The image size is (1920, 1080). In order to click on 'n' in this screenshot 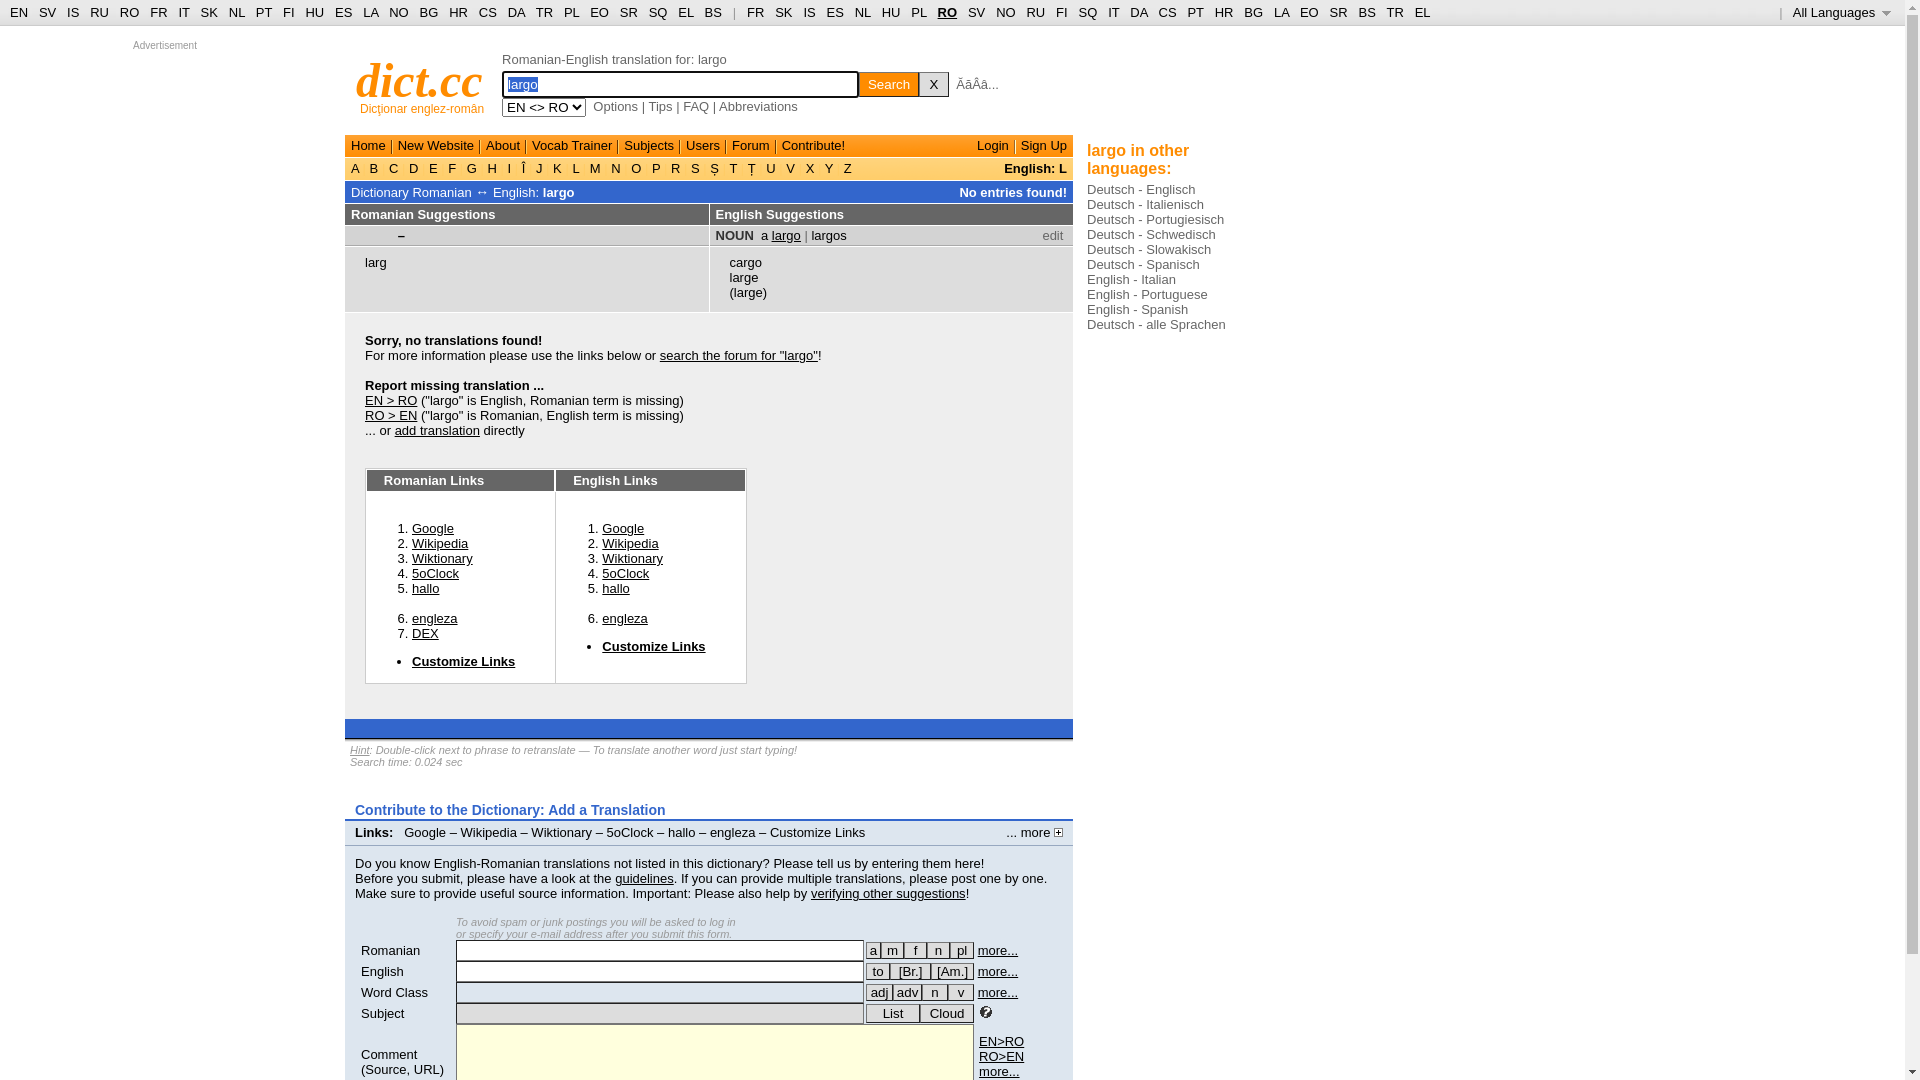, I will do `click(934, 992)`.